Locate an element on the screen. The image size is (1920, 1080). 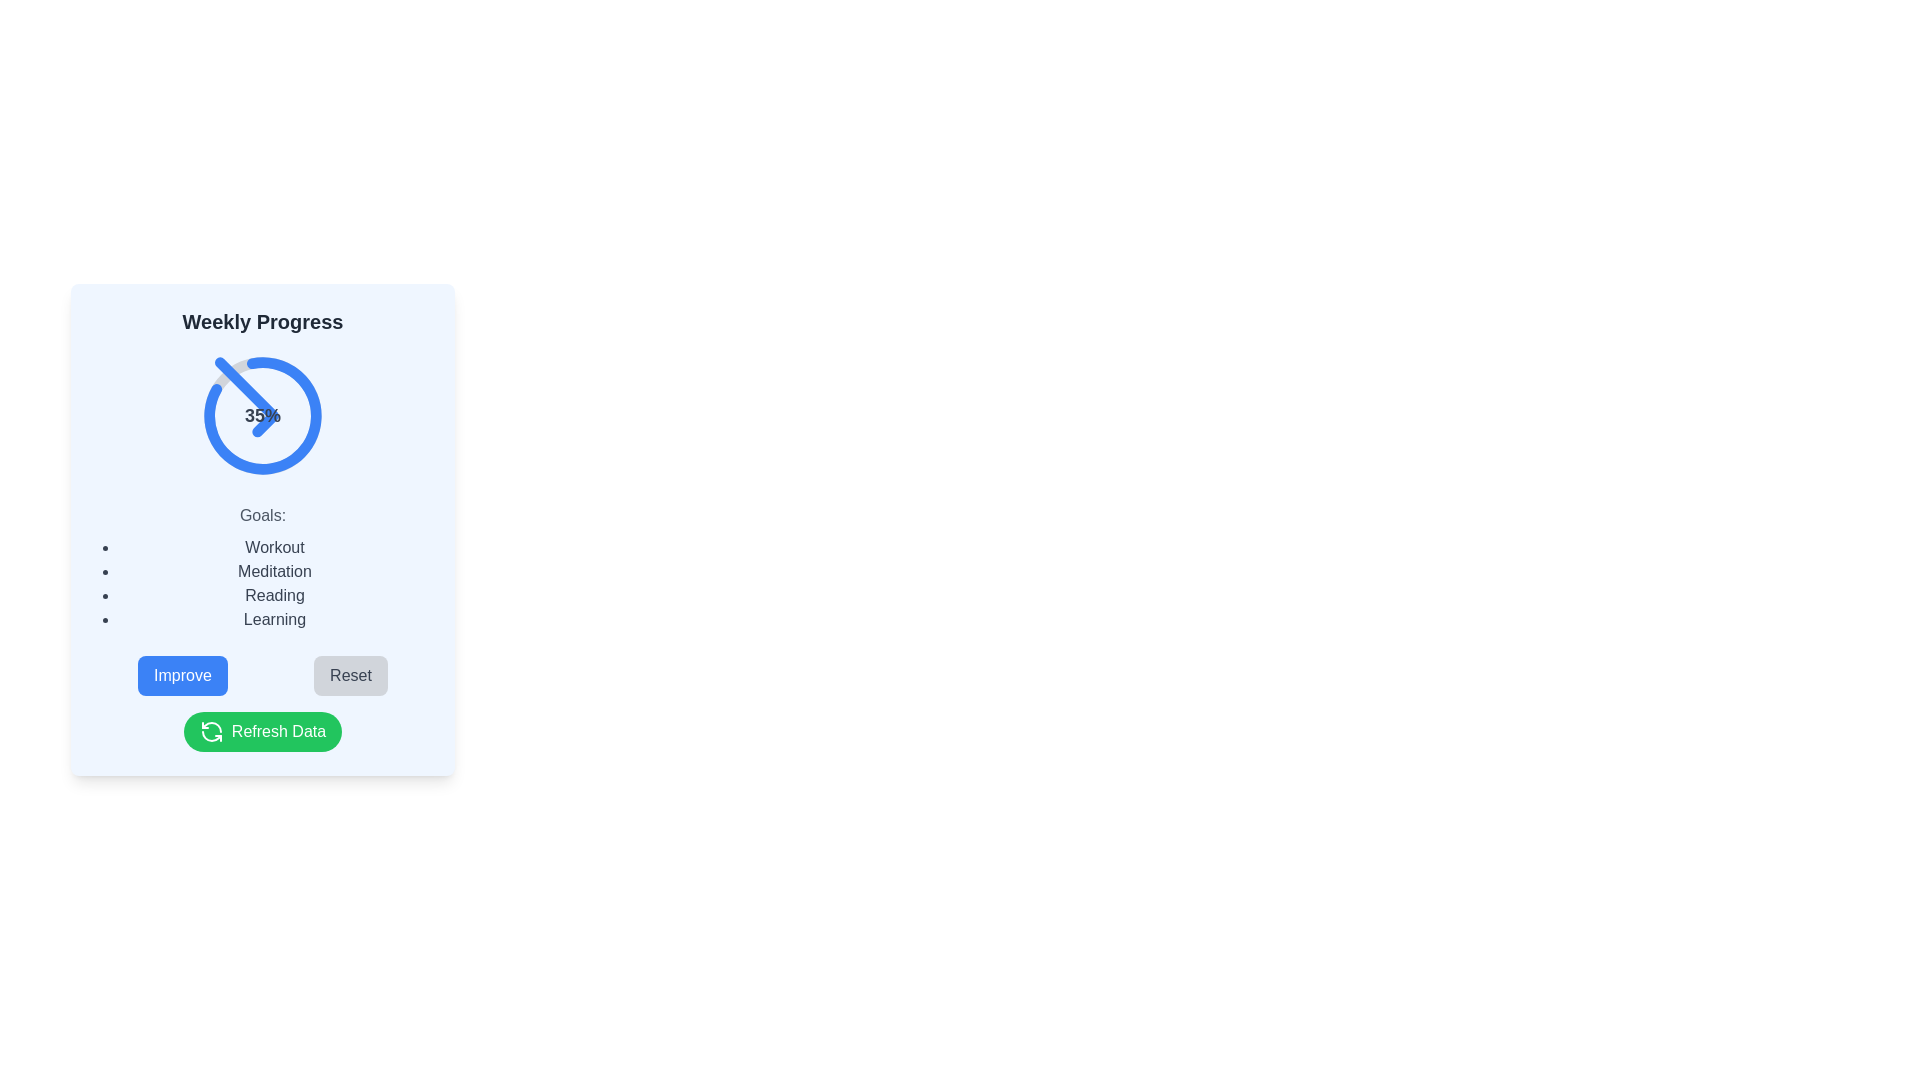
the text label displaying 'Reading' in a bullet-point list, which is styled in dark gray on a light blue background is located at coordinates (273, 595).